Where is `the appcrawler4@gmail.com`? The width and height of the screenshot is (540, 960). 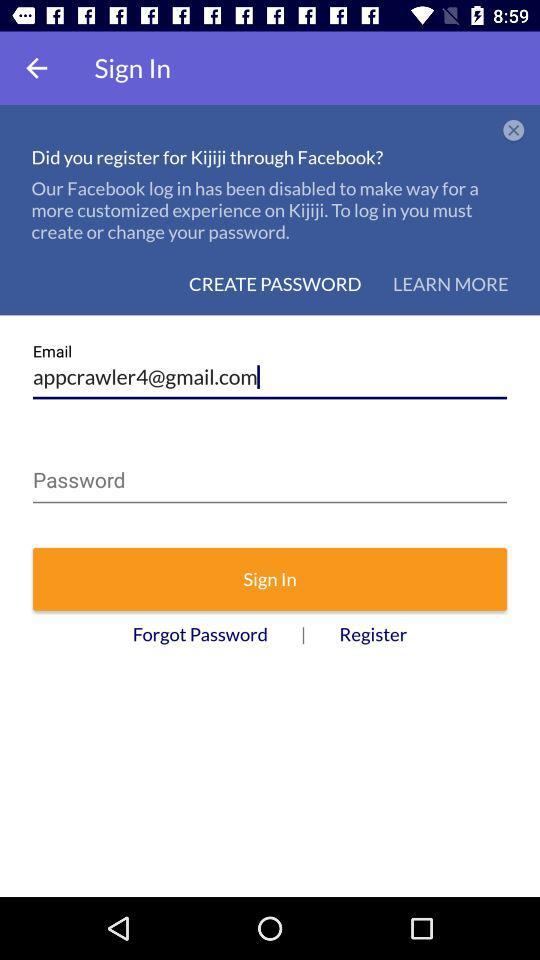 the appcrawler4@gmail.com is located at coordinates (270, 369).